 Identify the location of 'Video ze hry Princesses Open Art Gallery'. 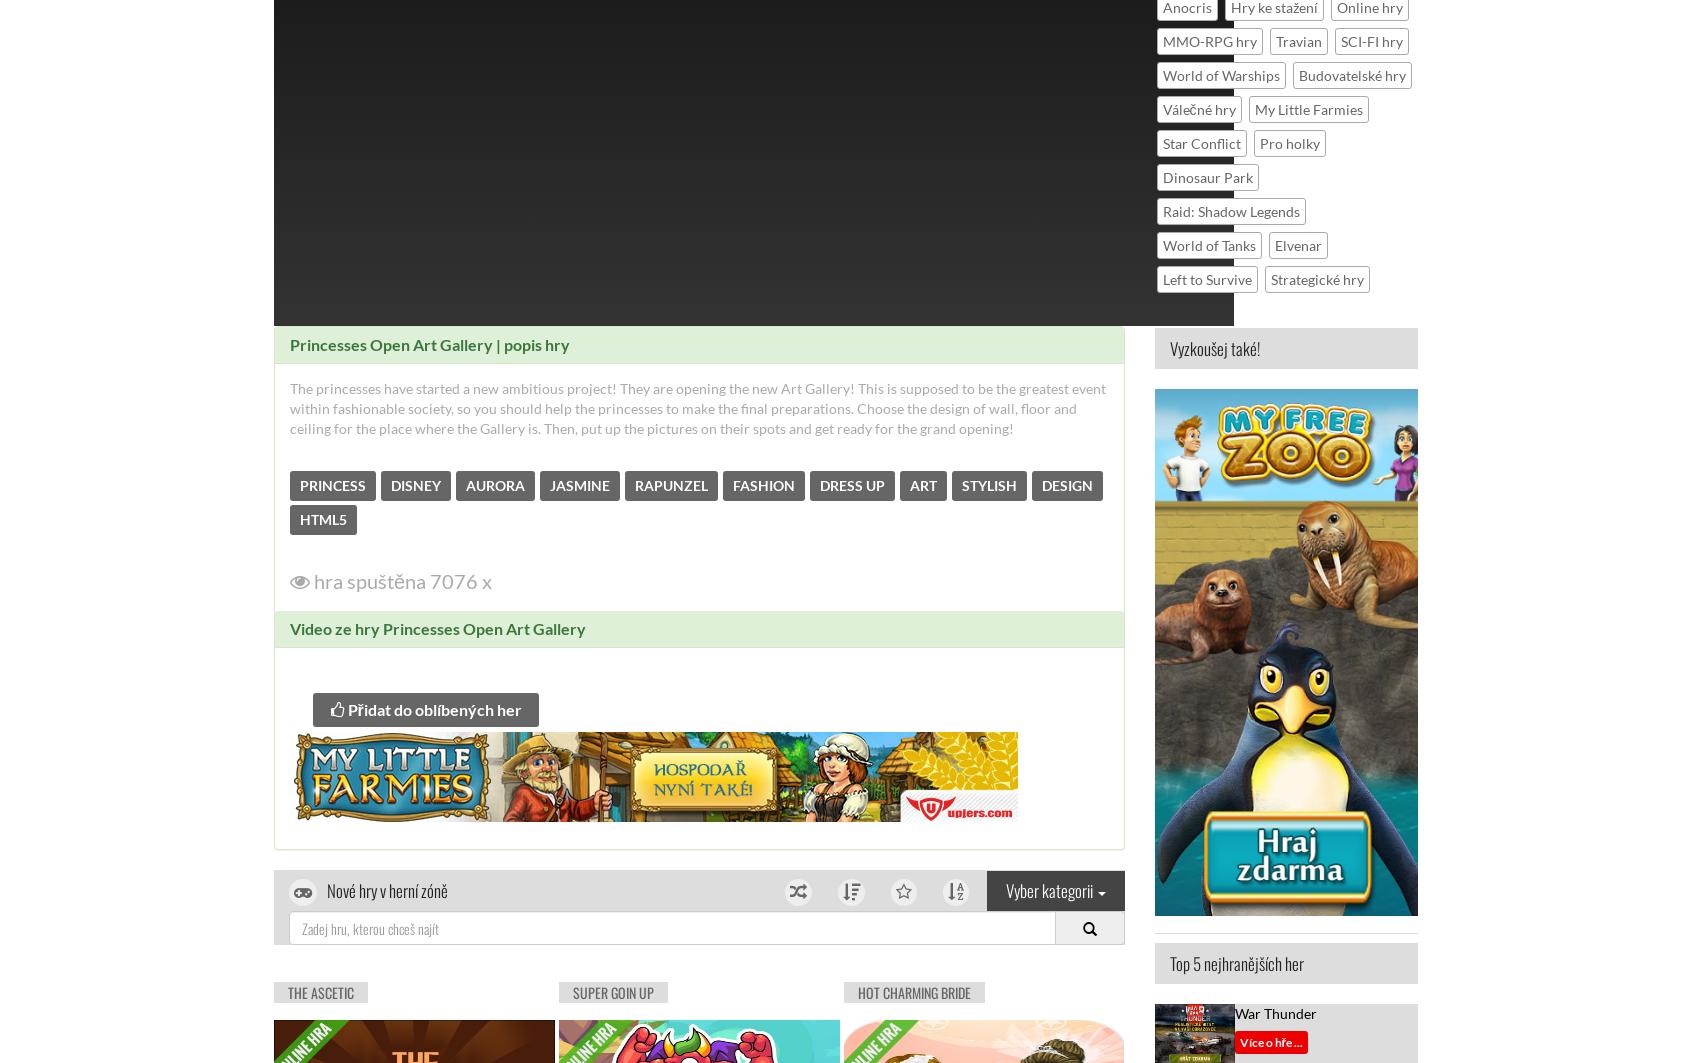
(437, 626).